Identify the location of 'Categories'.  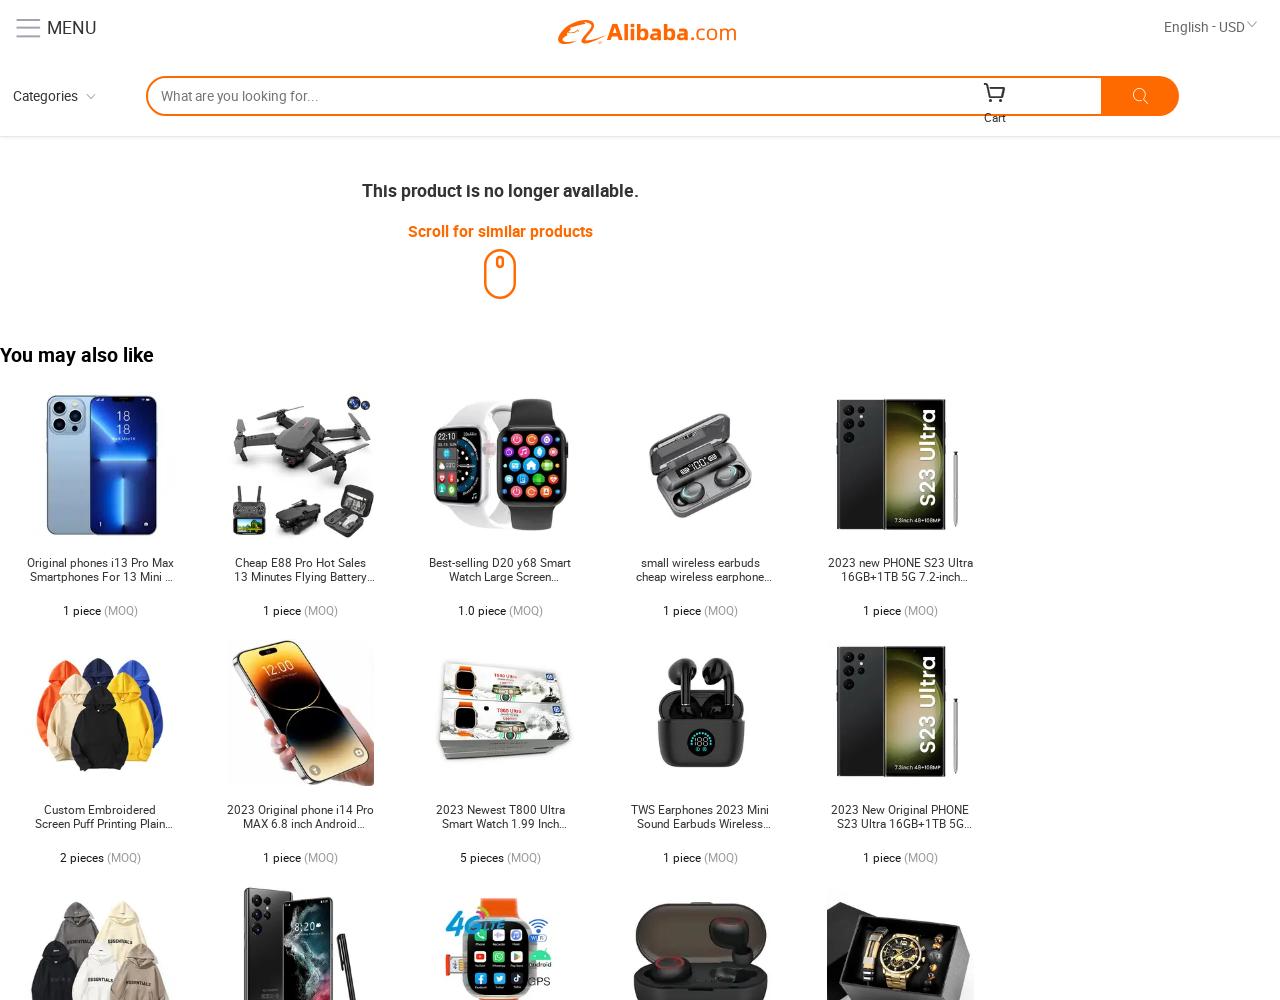
(45, 94).